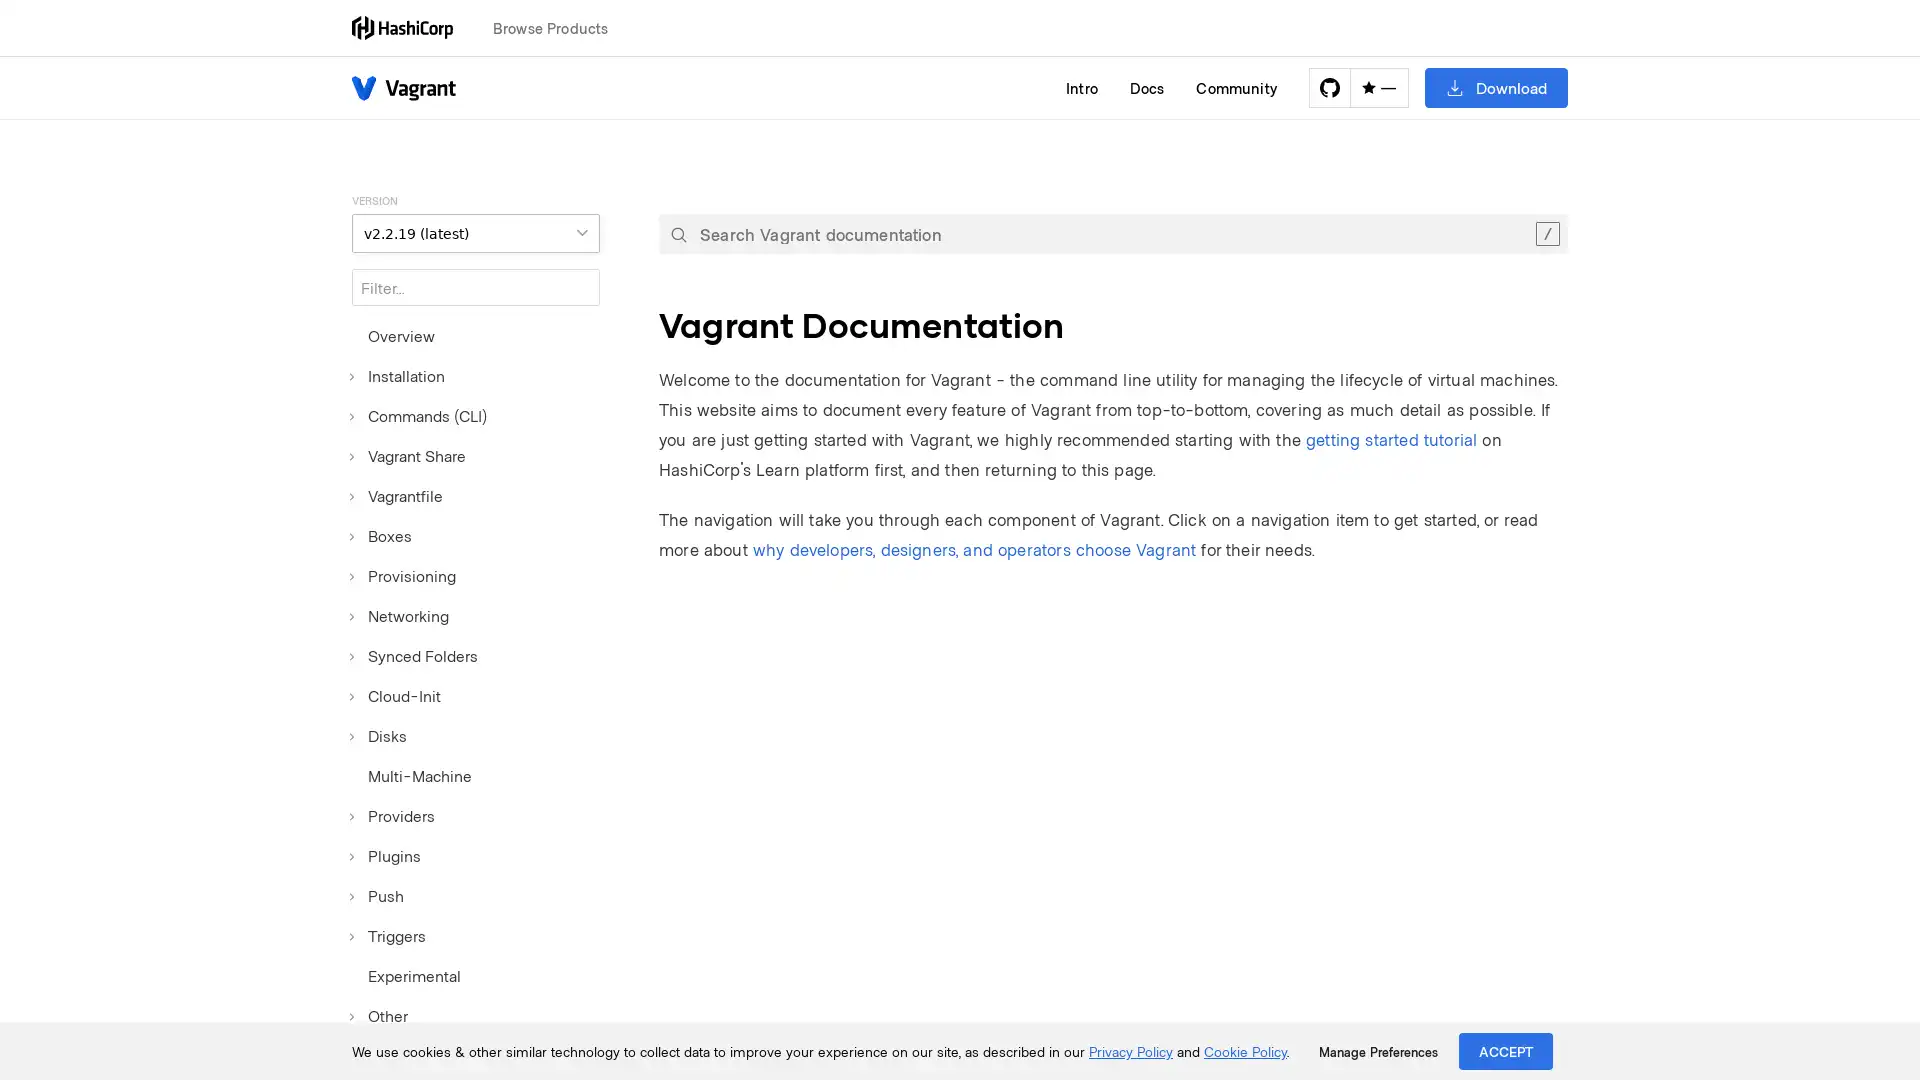  I want to click on Vagrantfile, so click(397, 495).